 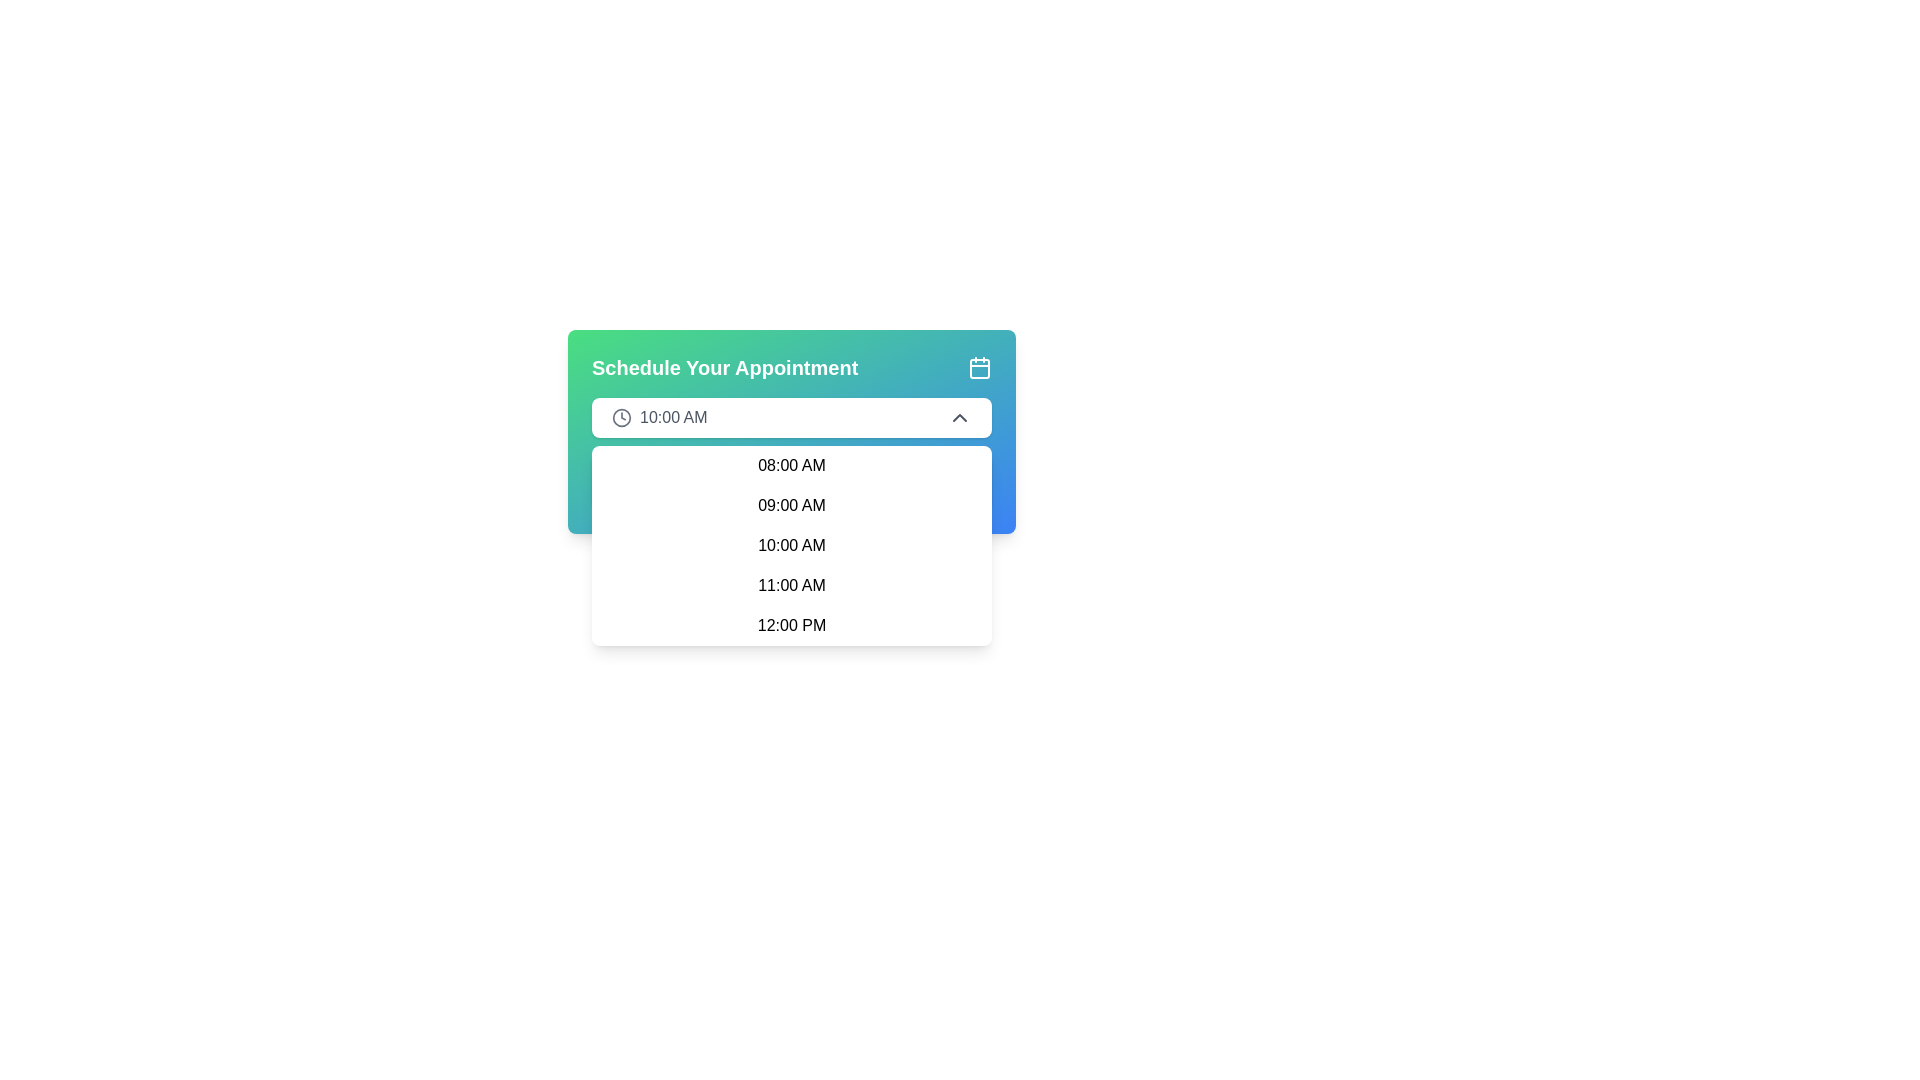 What do you see at coordinates (791, 624) in the screenshot?
I see `the text label reading '12:00 PM'` at bounding box center [791, 624].